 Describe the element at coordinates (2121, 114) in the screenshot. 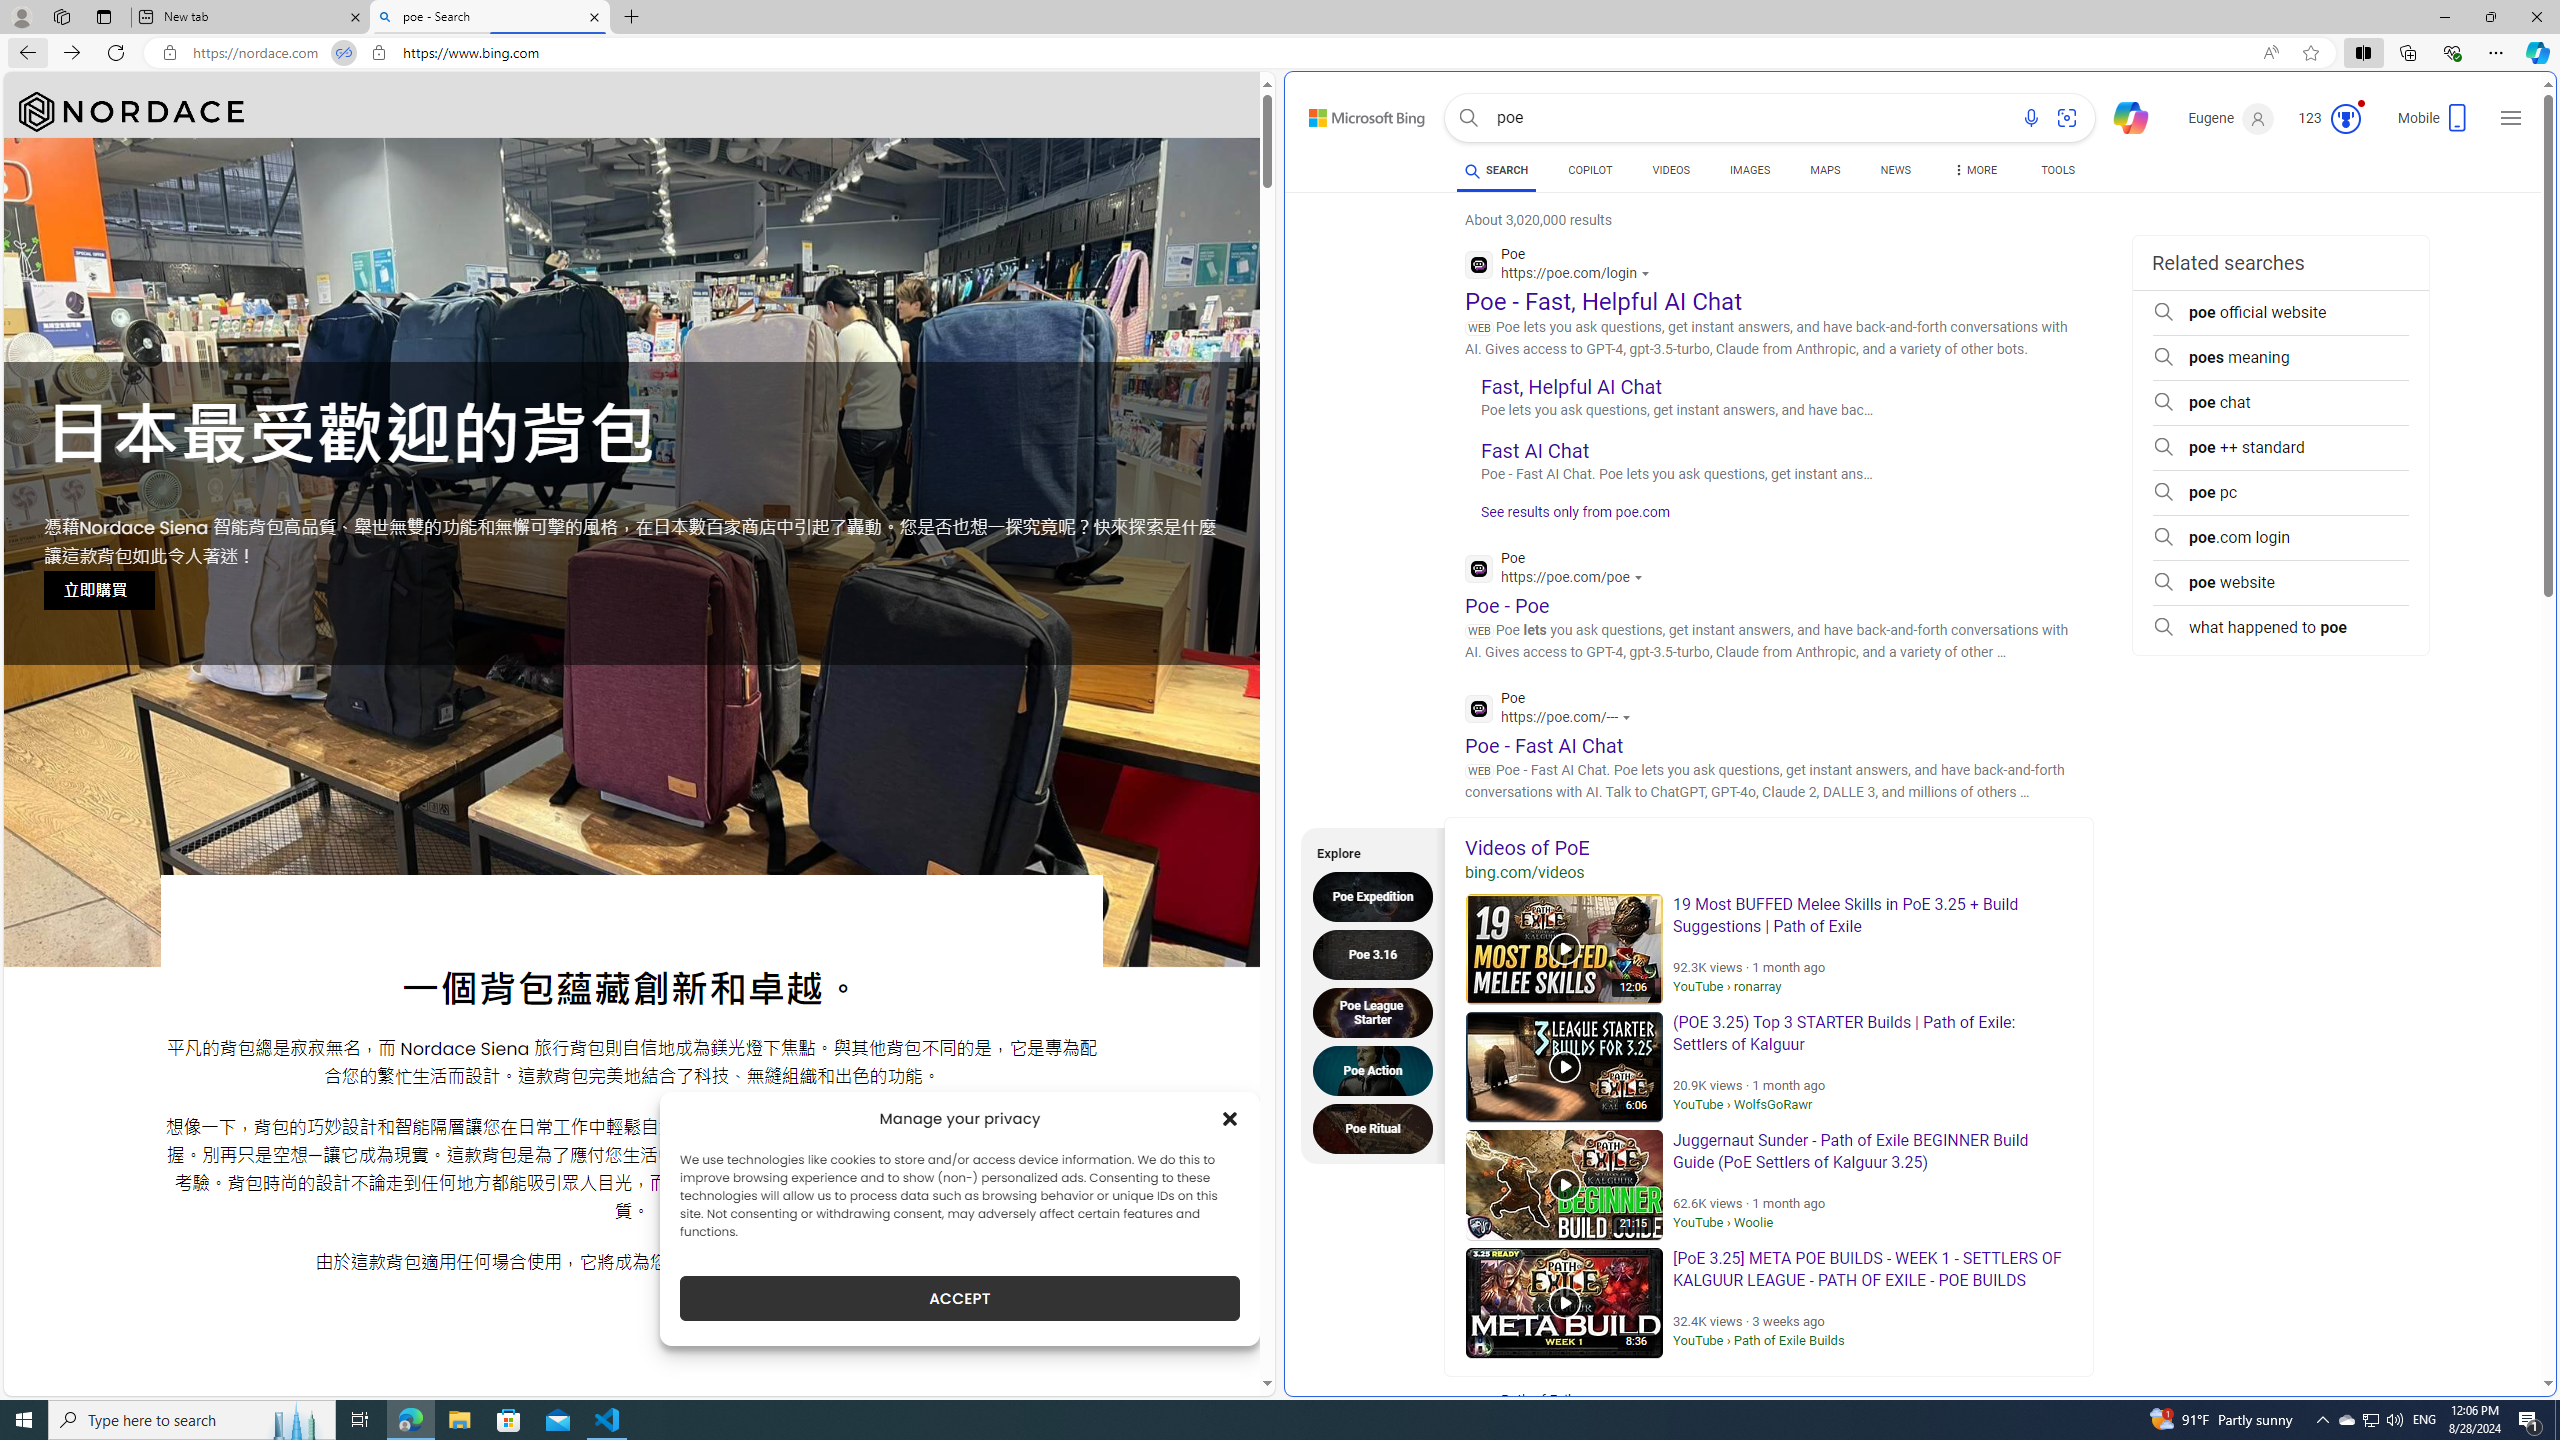

I see `'Chat'` at that location.